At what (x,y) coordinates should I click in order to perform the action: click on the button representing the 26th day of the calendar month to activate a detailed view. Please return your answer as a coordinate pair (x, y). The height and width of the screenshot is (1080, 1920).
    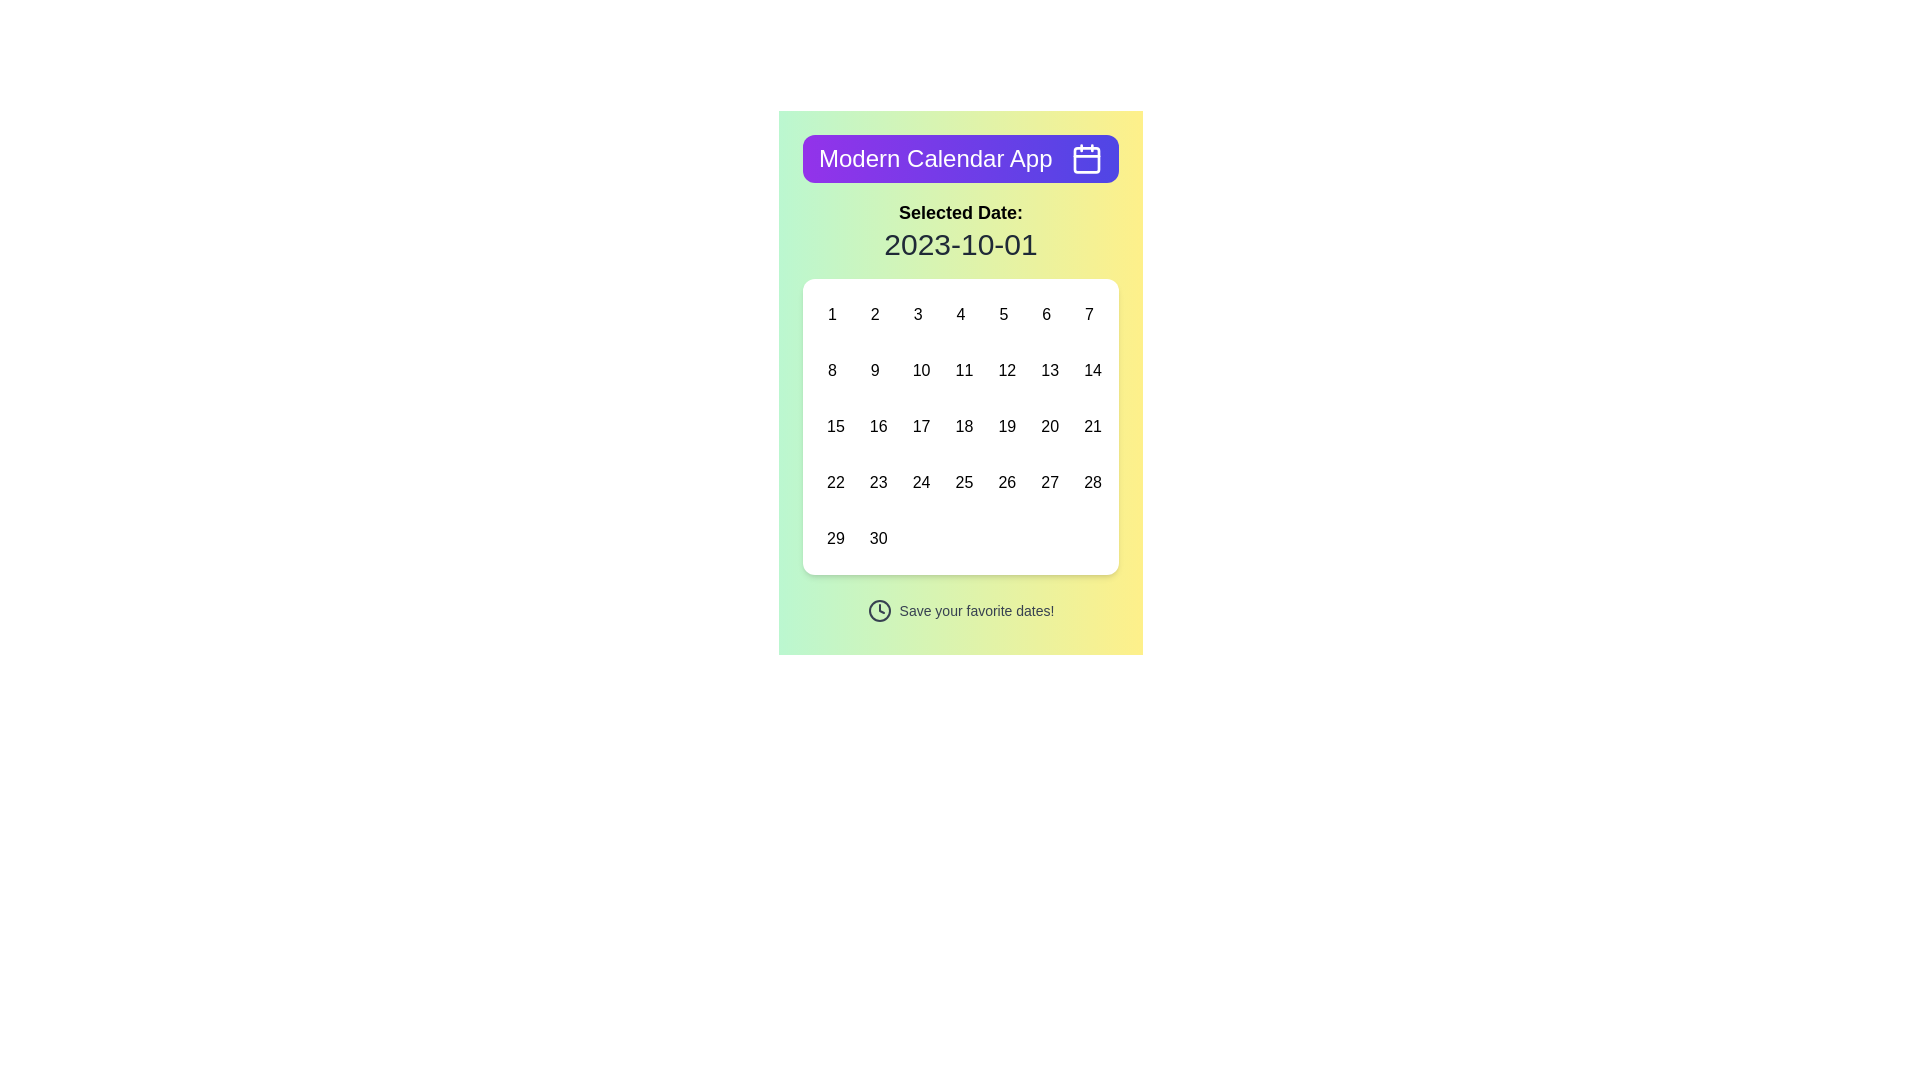
    Looking at the image, I should click on (1003, 482).